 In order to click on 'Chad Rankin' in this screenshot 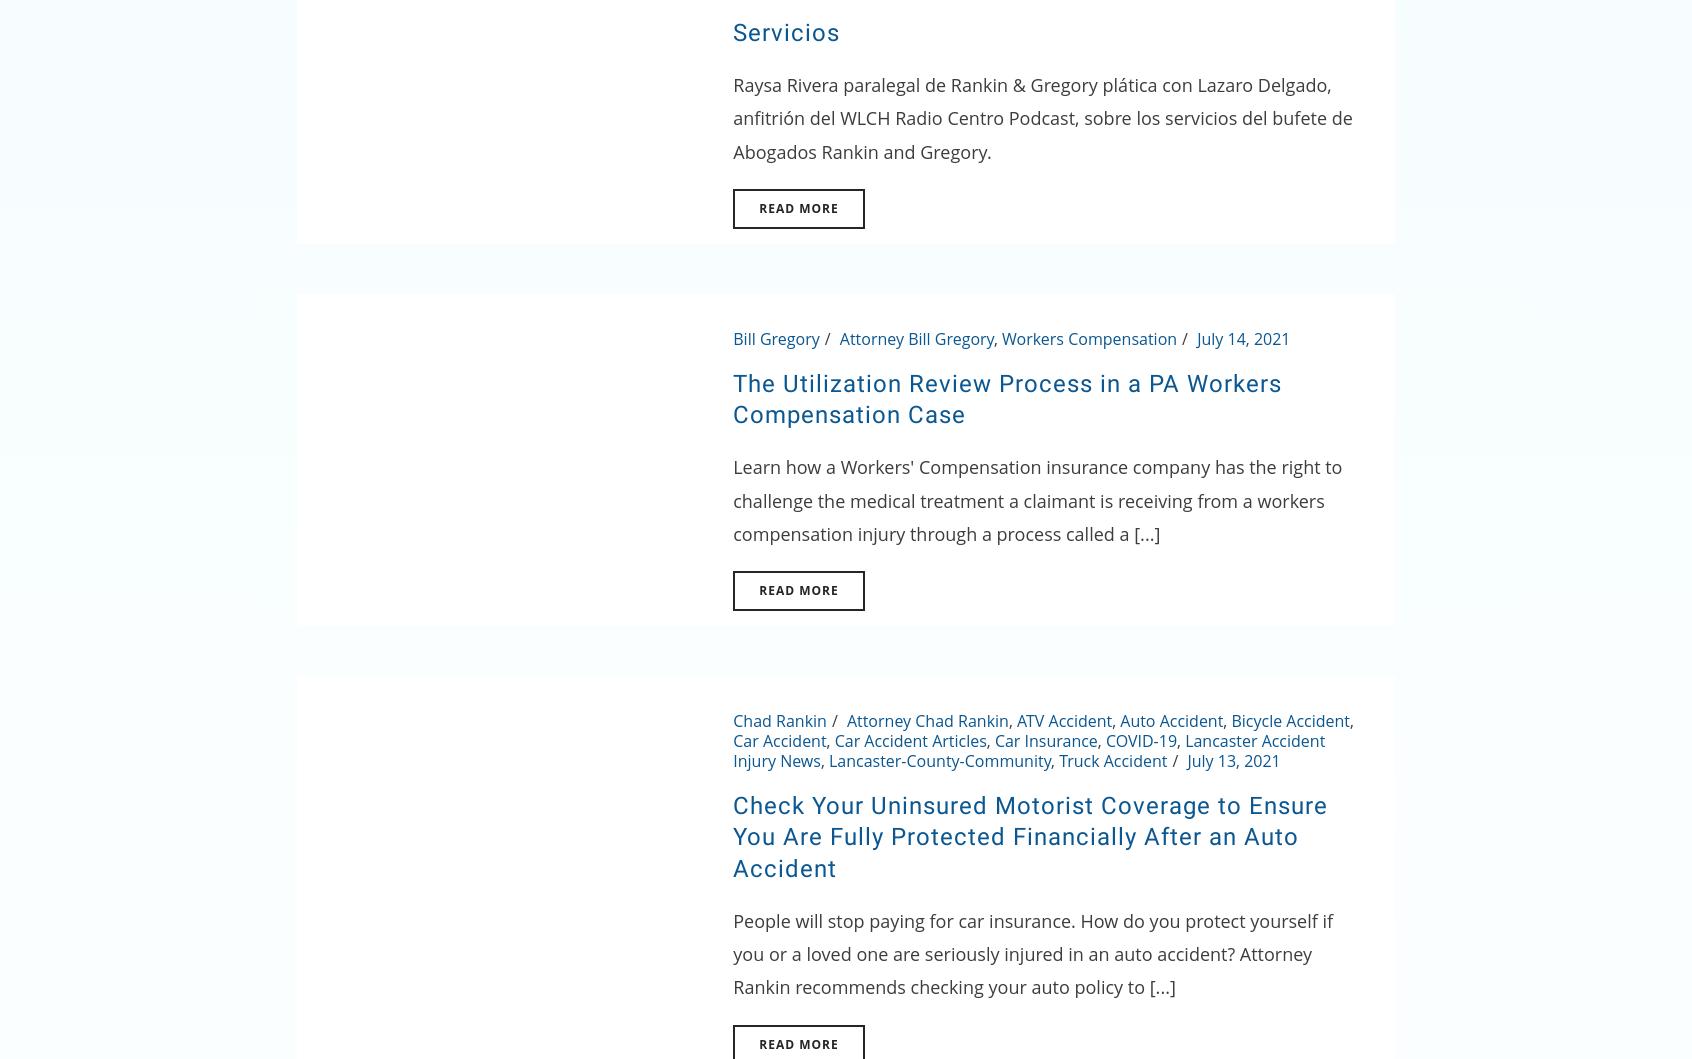, I will do `click(779, 720)`.